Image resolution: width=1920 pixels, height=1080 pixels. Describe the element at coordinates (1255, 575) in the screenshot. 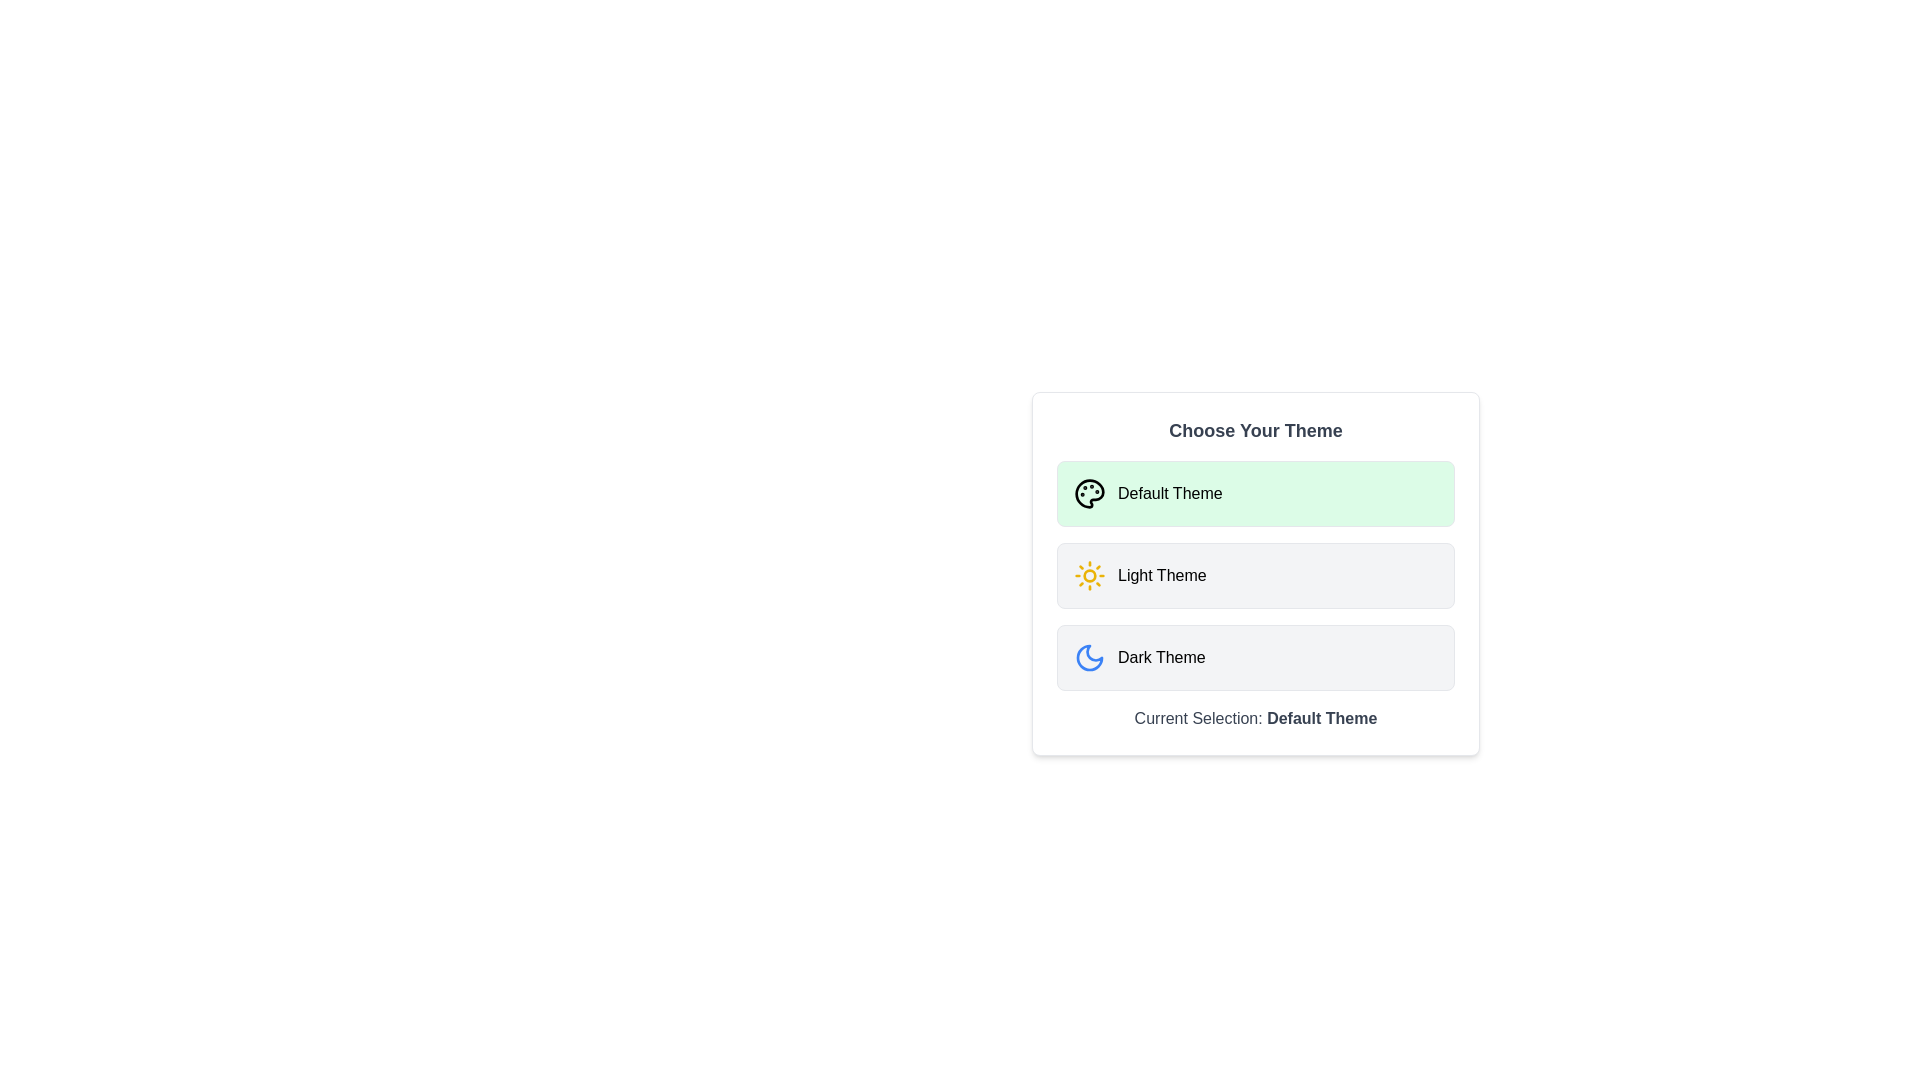

I see `the button corresponding to the theme Light Theme to observe its hover and focus effects` at that location.